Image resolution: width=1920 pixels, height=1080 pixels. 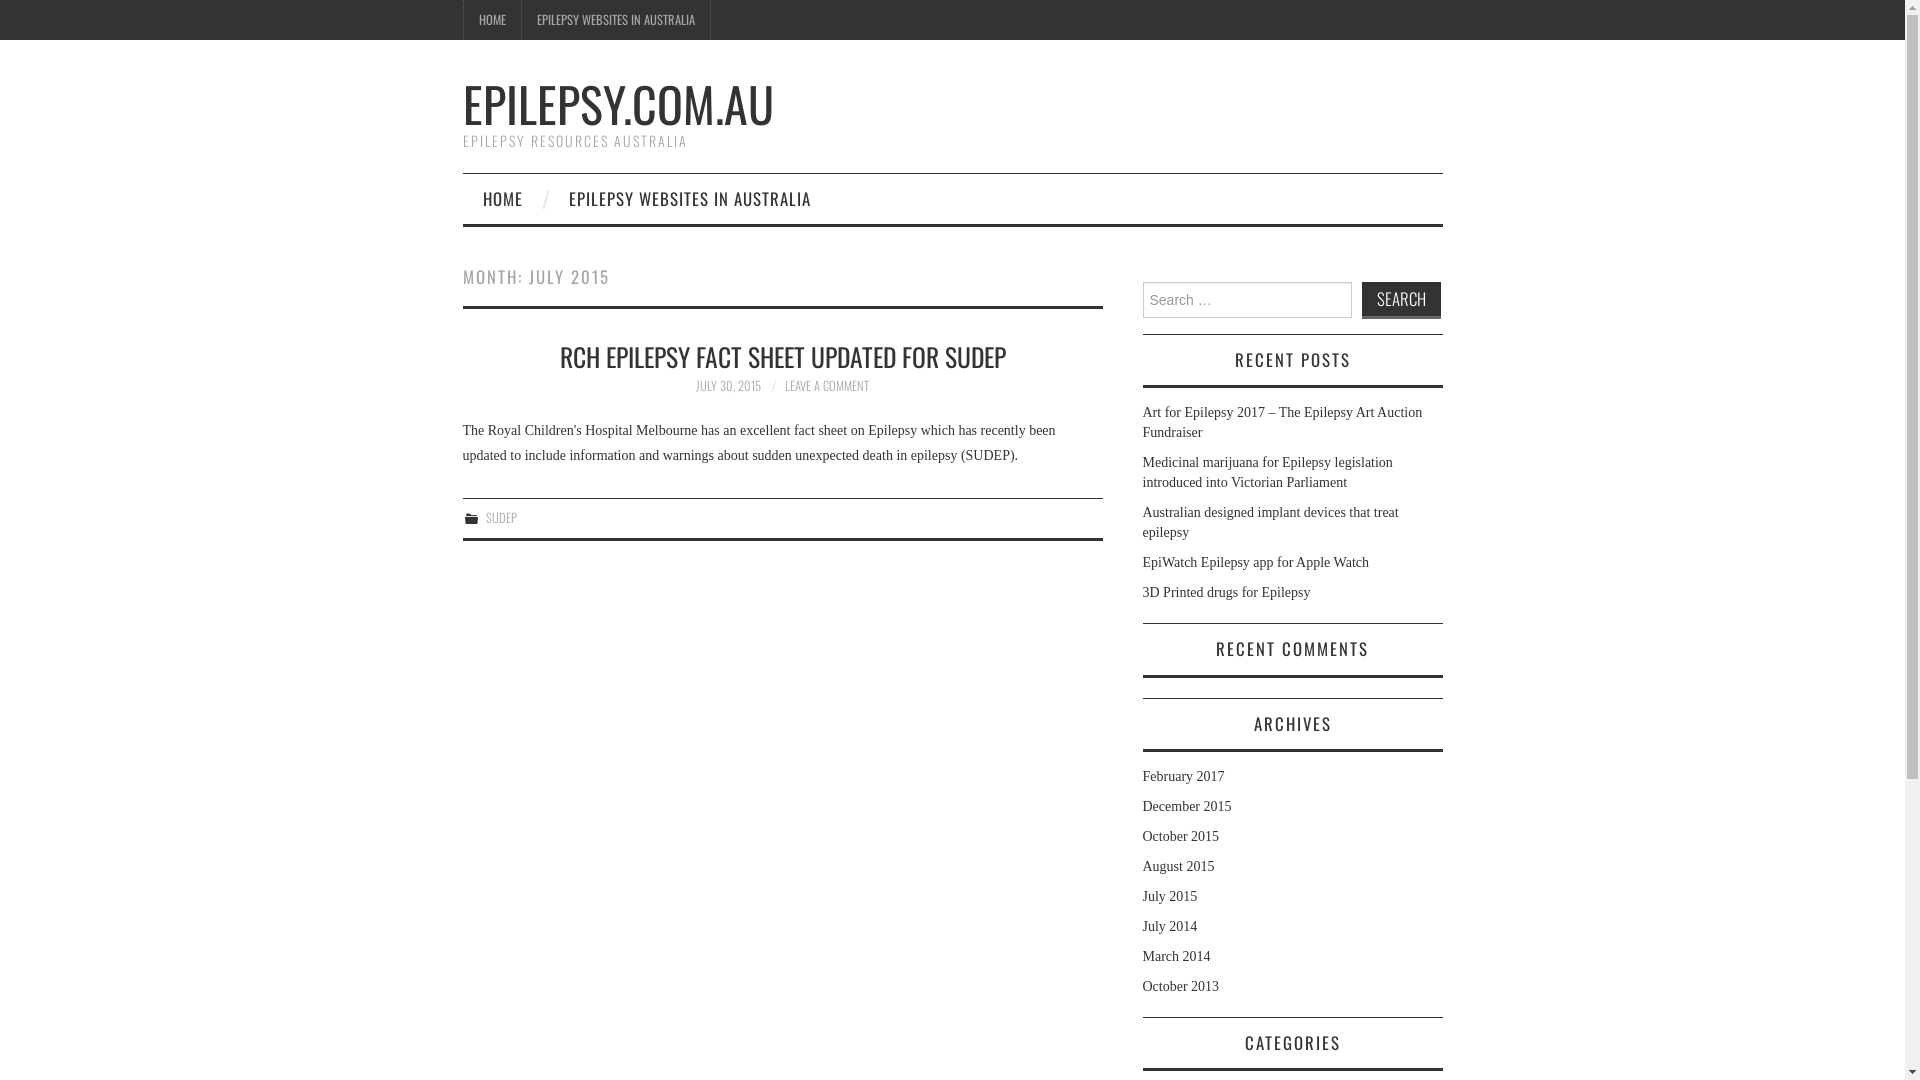 I want to click on '3D Printed drugs for Epilepsy', so click(x=1142, y=591).